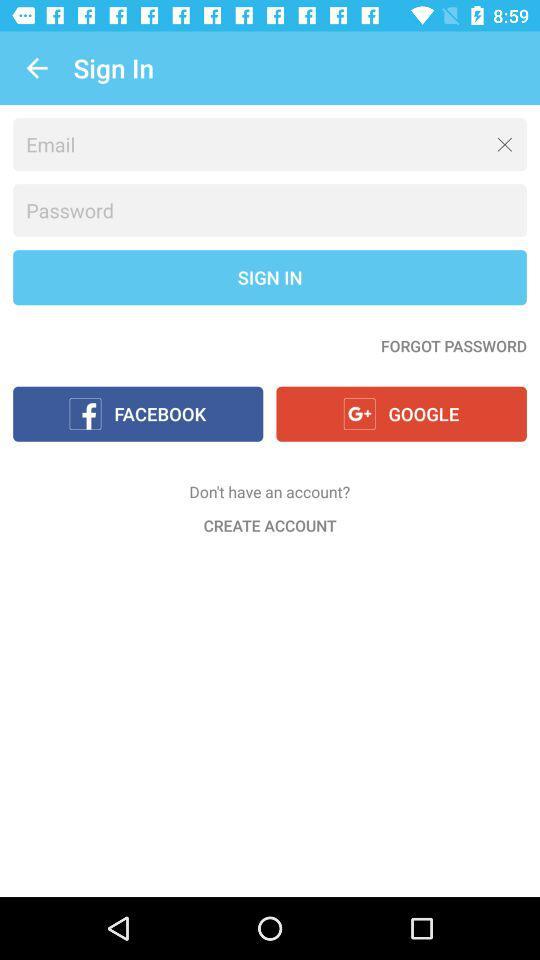 The width and height of the screenshot is (540, 960). What do you see at coordinates (270, 524) in the screenshot?
I see `the create account` at bounding box center [270, 524].